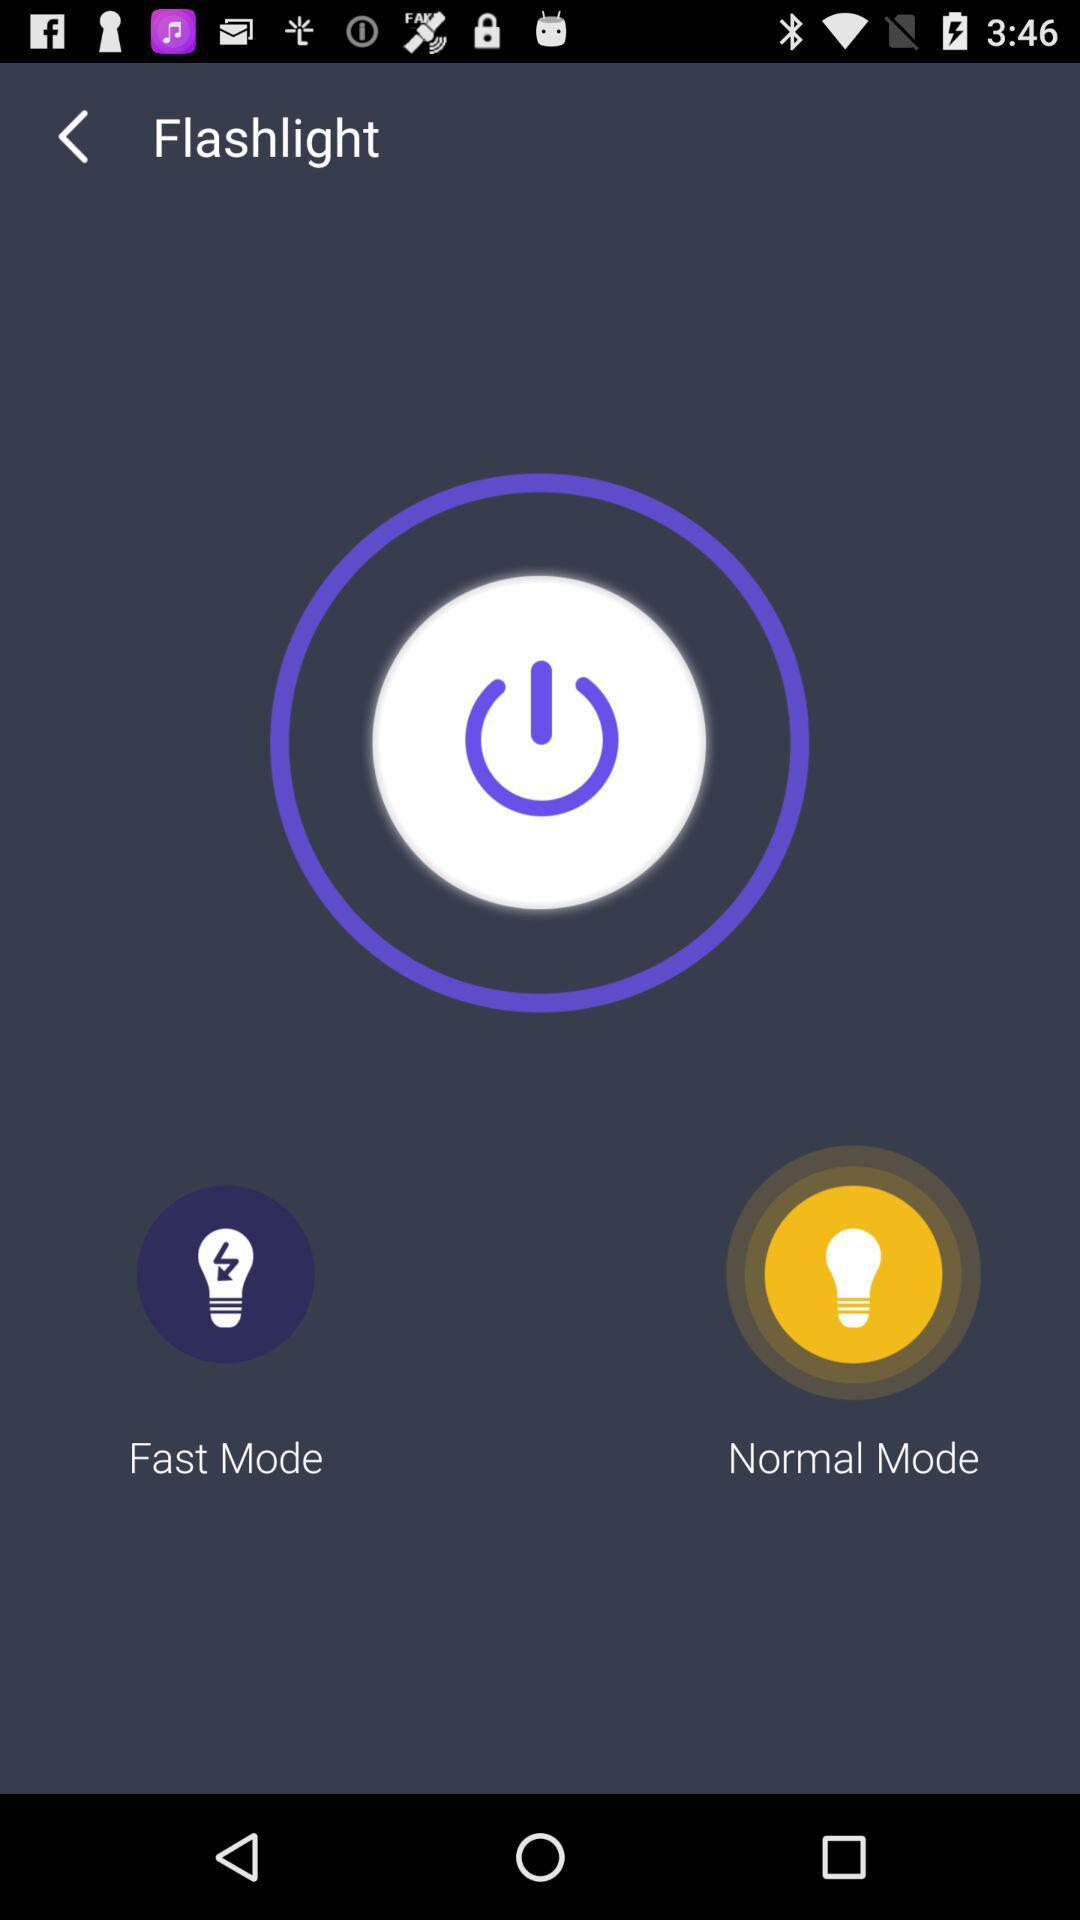 The width and height of the screenshot is (1080, 1920). Describe the element at coordinates (853, 1314) in the screenshot. I see `normal mode at the bottom right corner` at that location.